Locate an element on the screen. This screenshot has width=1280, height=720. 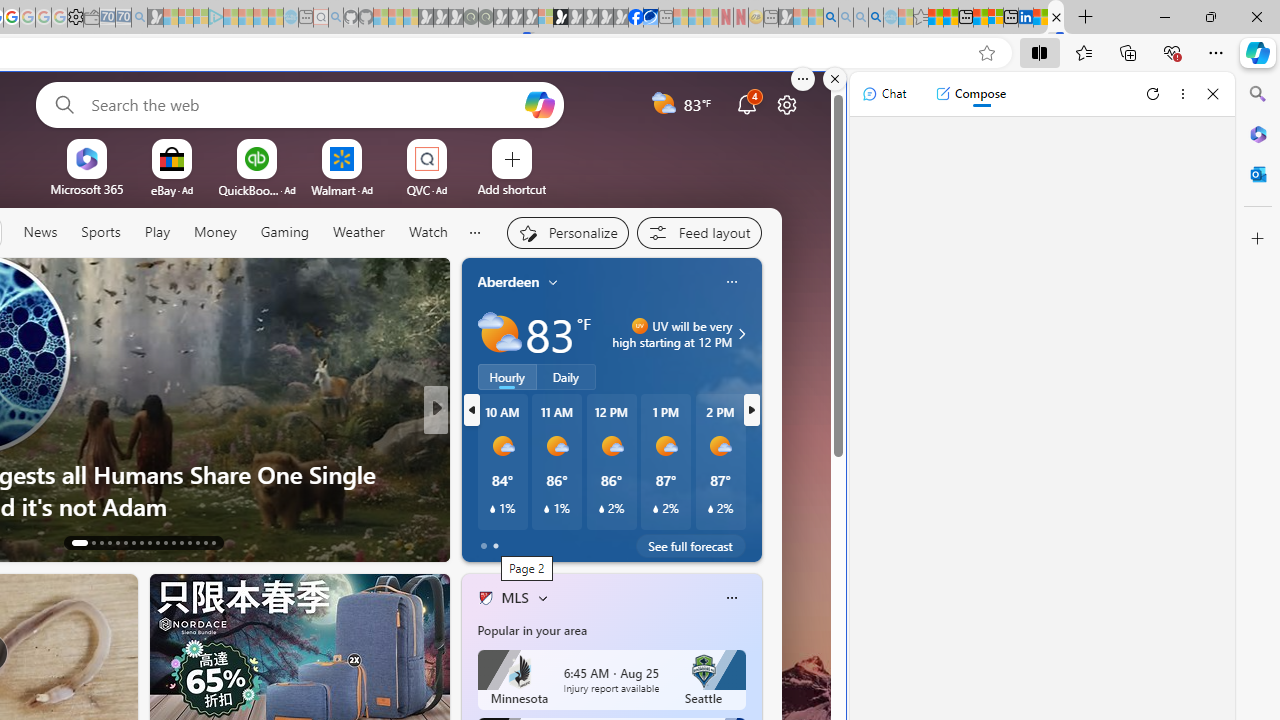
'Daily' is located at coordinates (565, 377).